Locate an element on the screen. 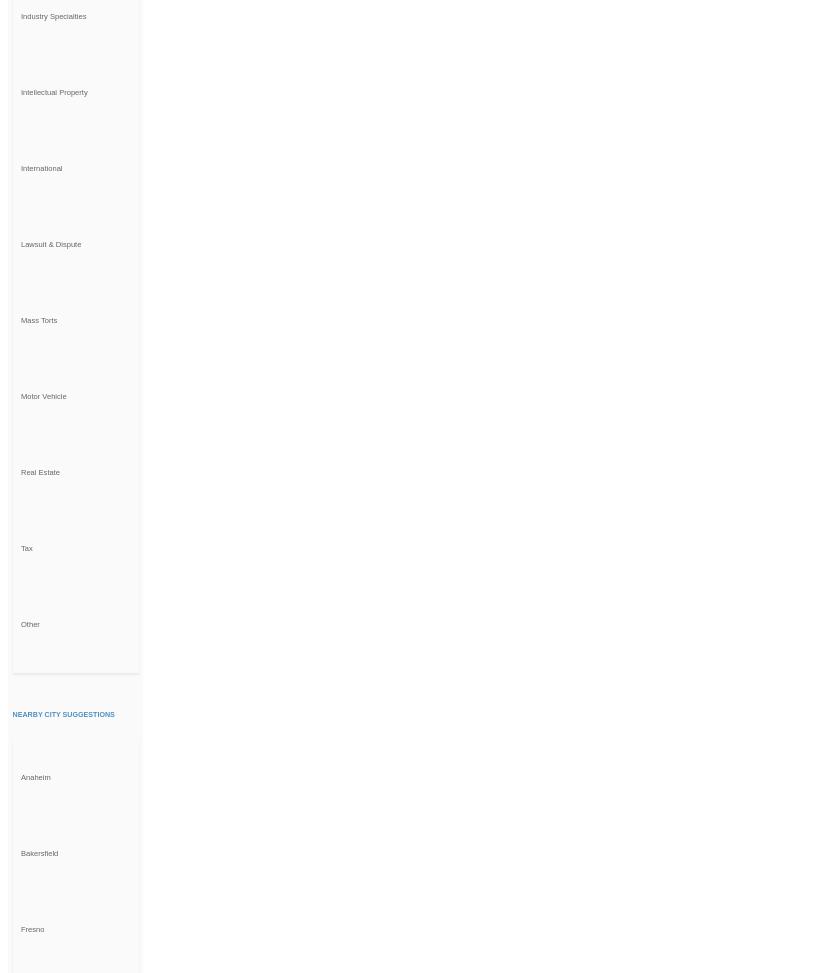 This screenshot has height=973, width=840. 'Motor Vehicle' is located at coordinates (19, 394).